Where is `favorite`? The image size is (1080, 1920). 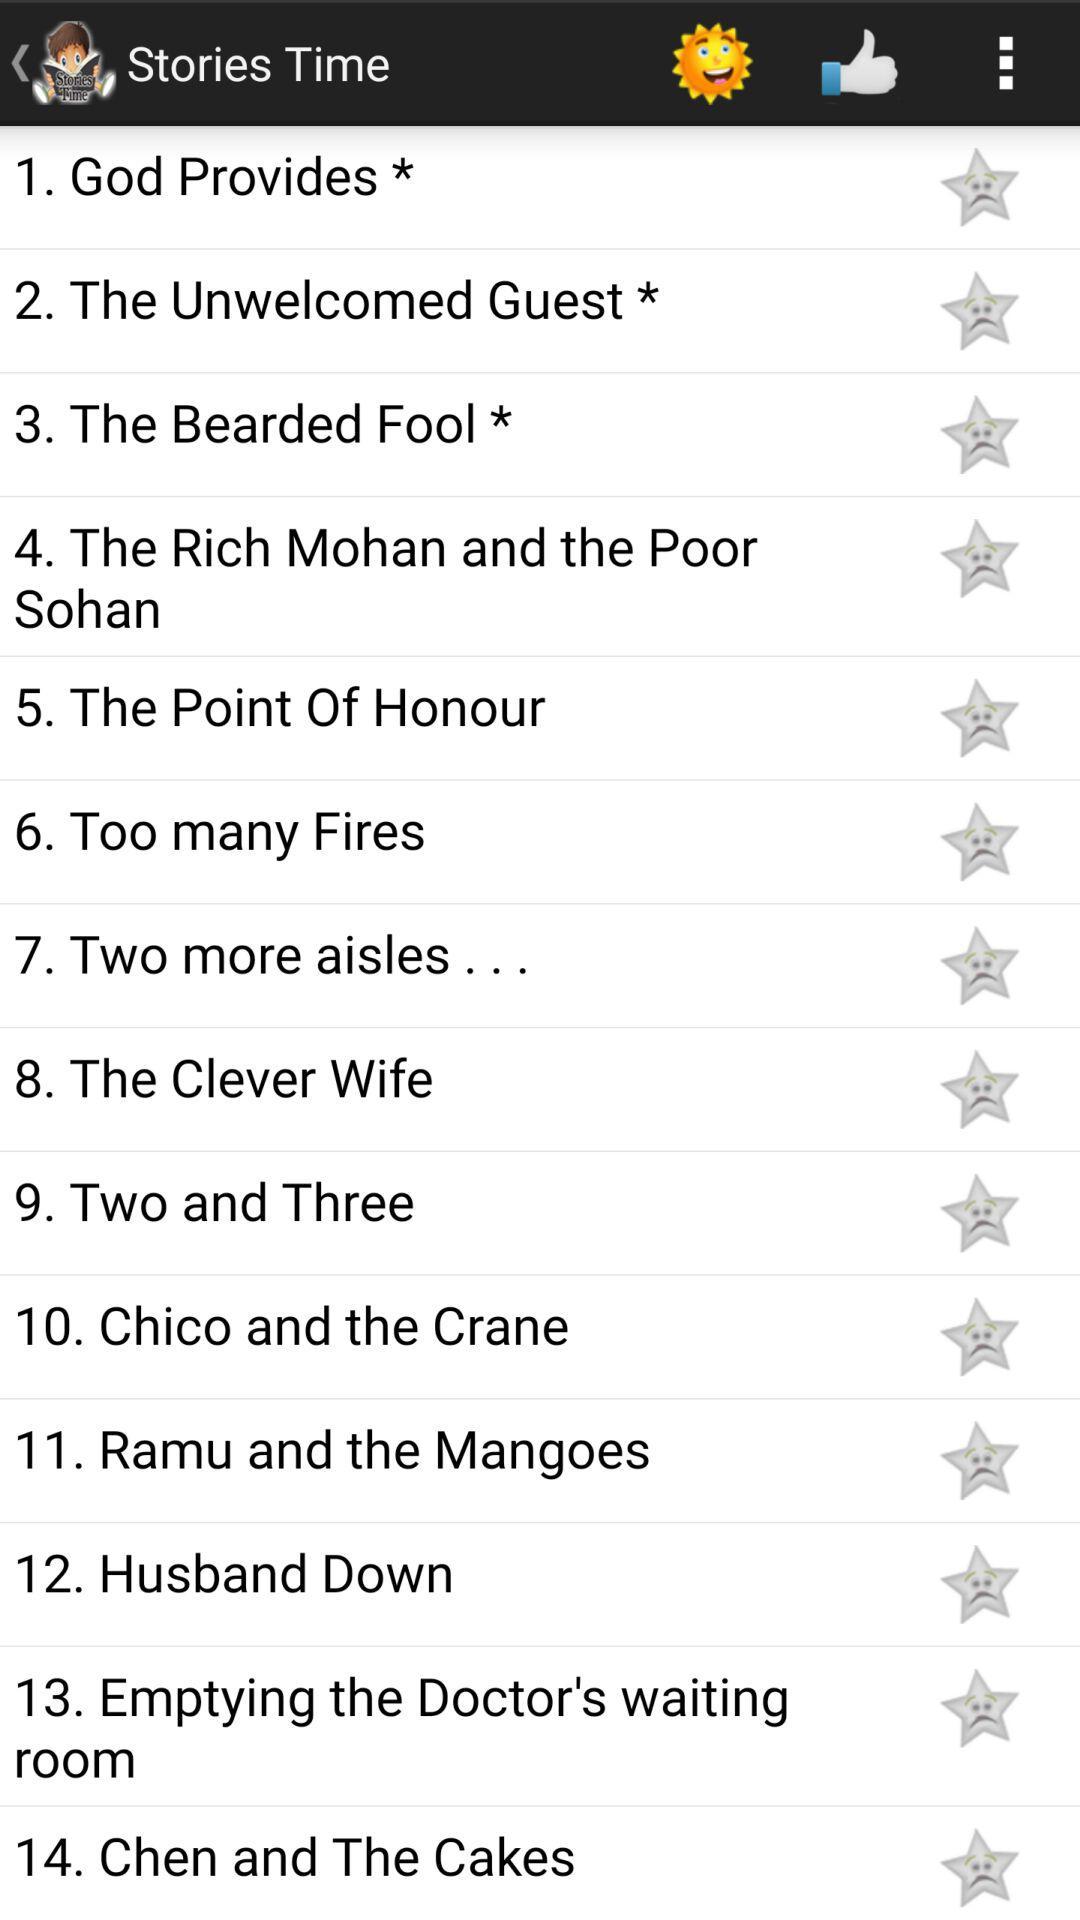
favorite is located at coordinates (978, 1088).